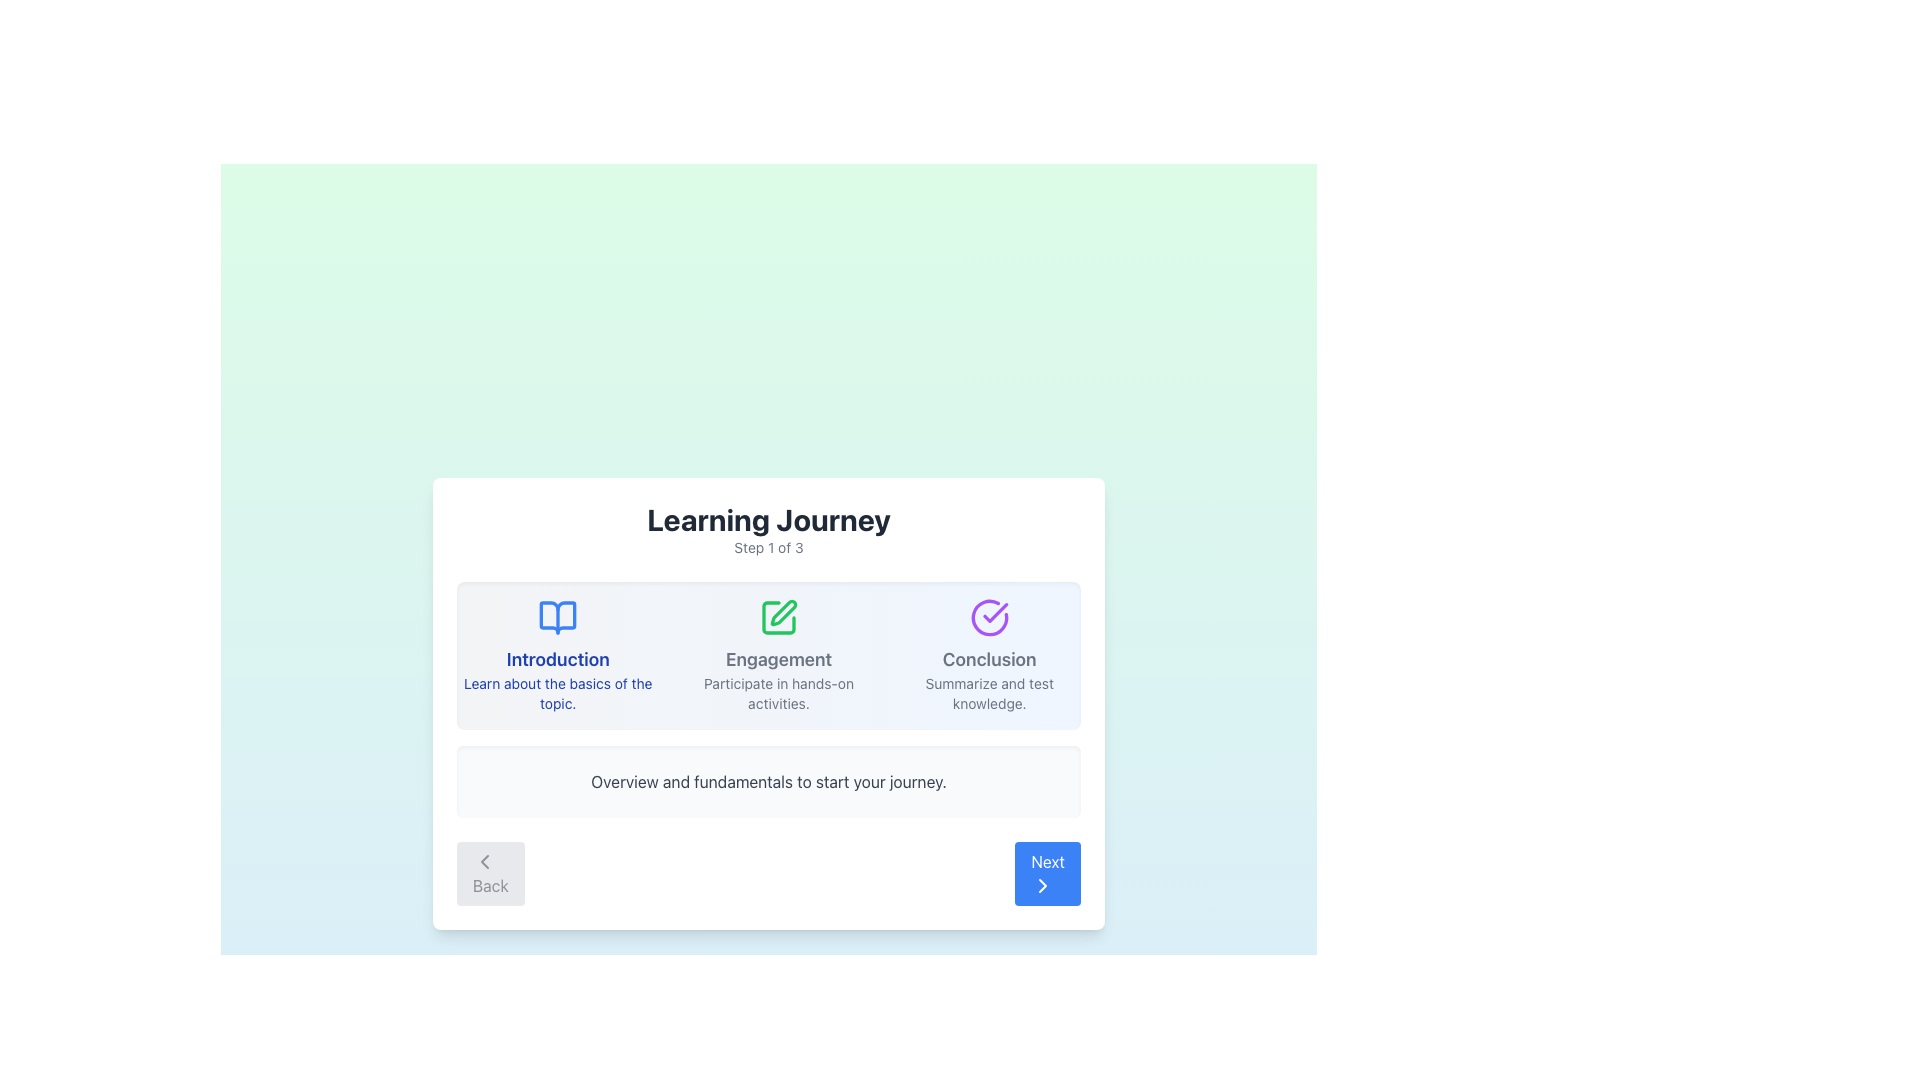 This screenshot has width=1920, height=1080. I want to click on the learning journey icon located above the 'Introduction' section title on the leftmost side among three columns, so click(558, 616).